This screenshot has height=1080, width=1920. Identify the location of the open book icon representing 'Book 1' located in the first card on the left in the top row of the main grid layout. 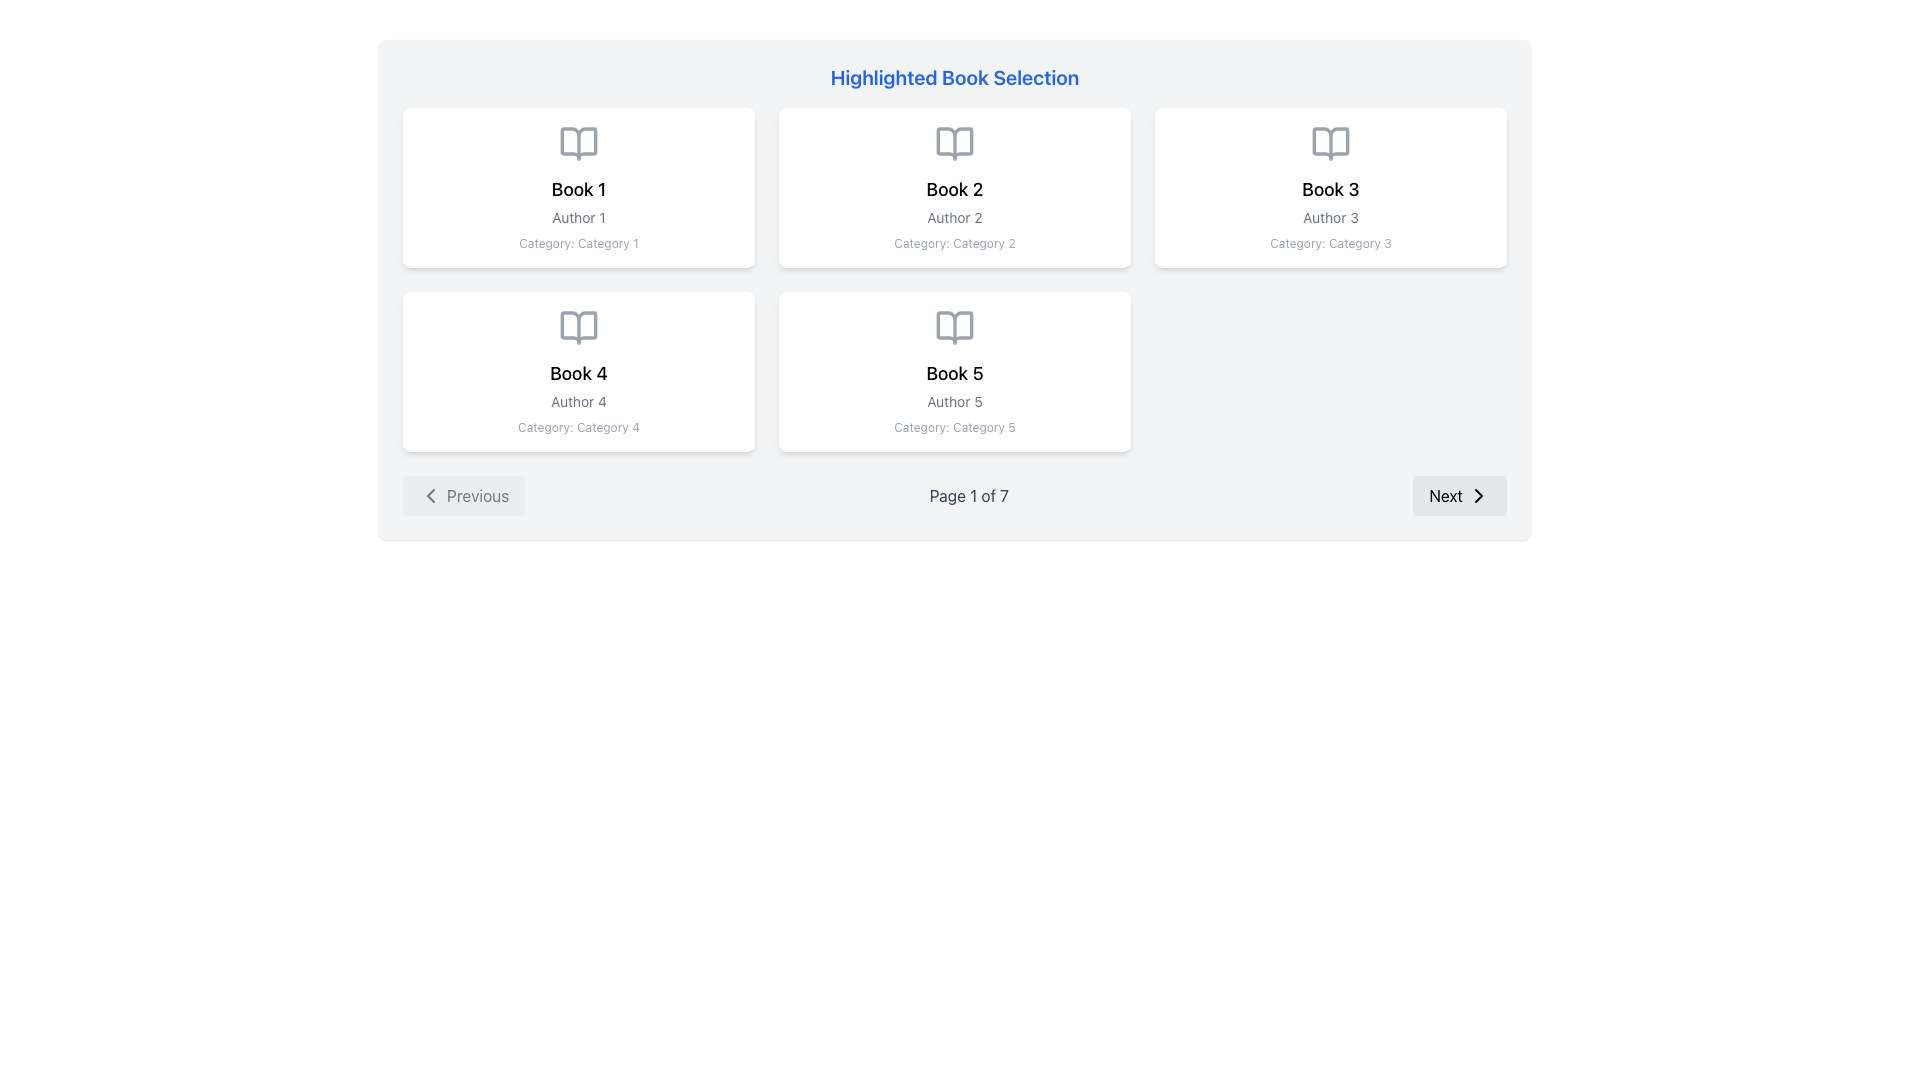
(578, 142).